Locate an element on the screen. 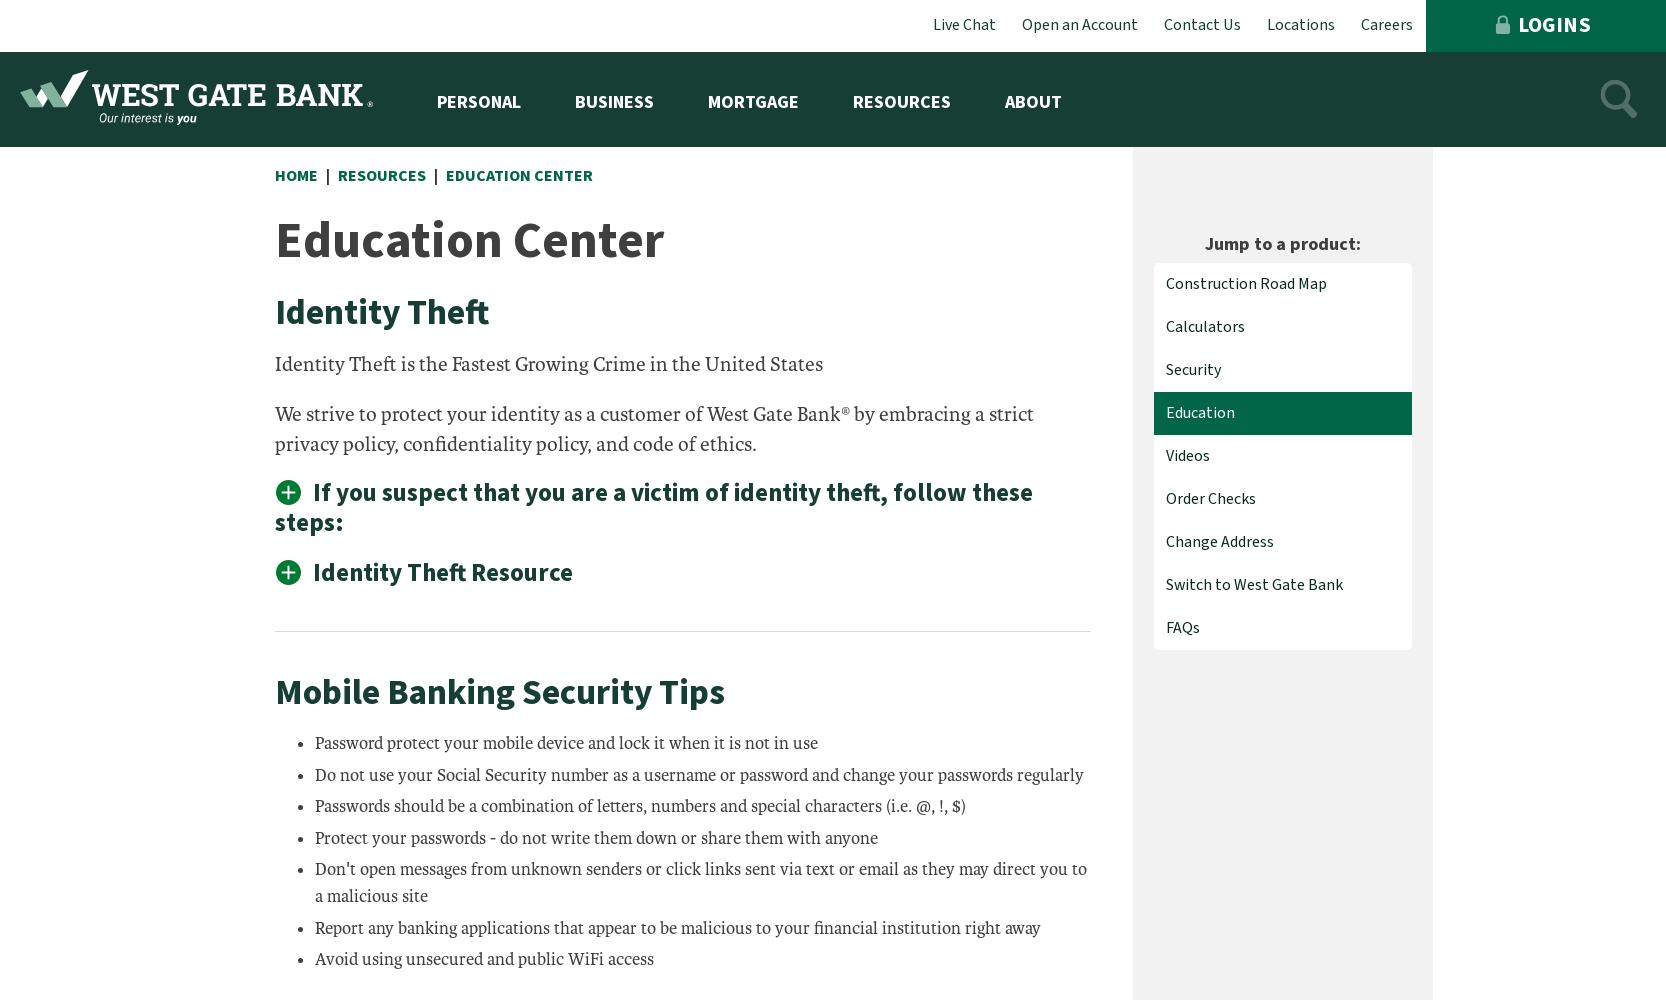 This screenshot has width=1666, height=1000. 'Identity Theft Resource' is located at coordinates (440, 571).